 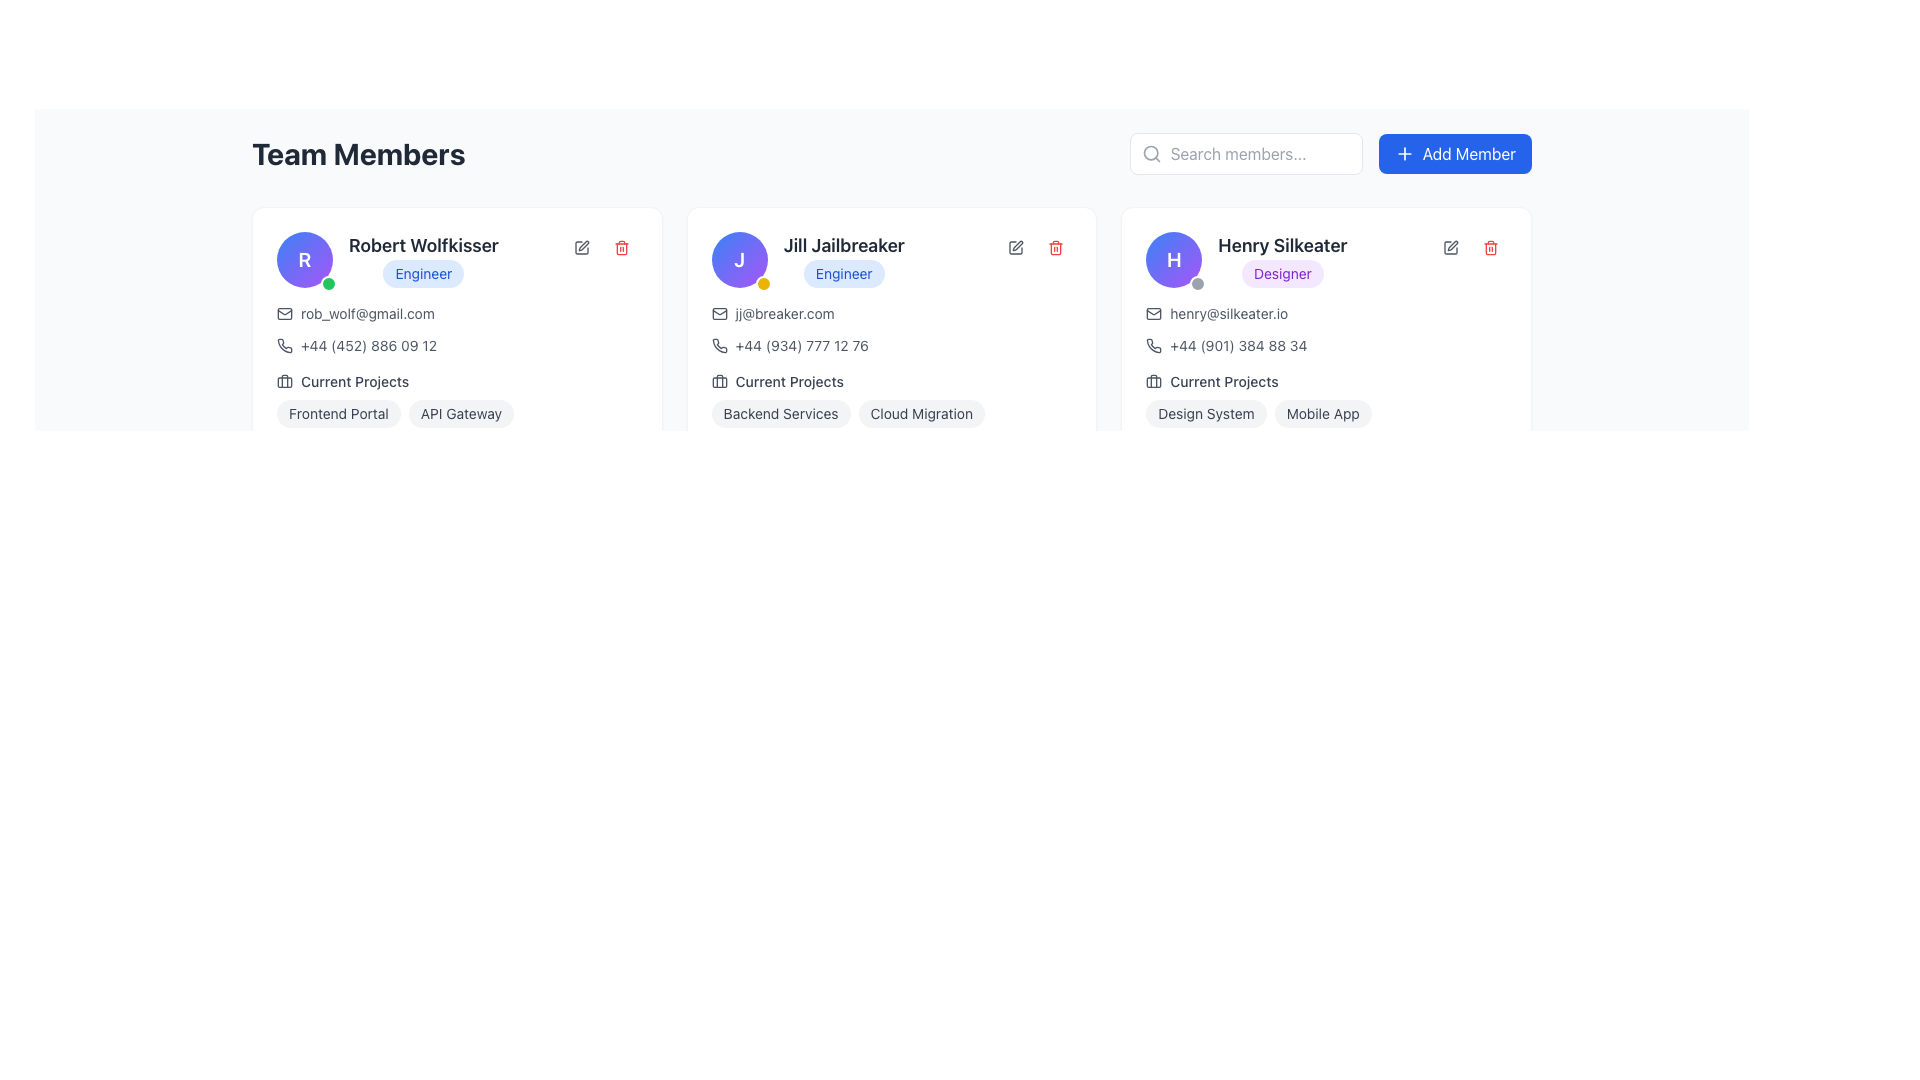 What do you see at coordinates (1150, 152) in the screenshot?
I see `the lens graphical icon representing the search functionality located near the top right corner of the application interface, within the search input box to the left of the 'Add Member' button` at bounding box center [1150, 152].